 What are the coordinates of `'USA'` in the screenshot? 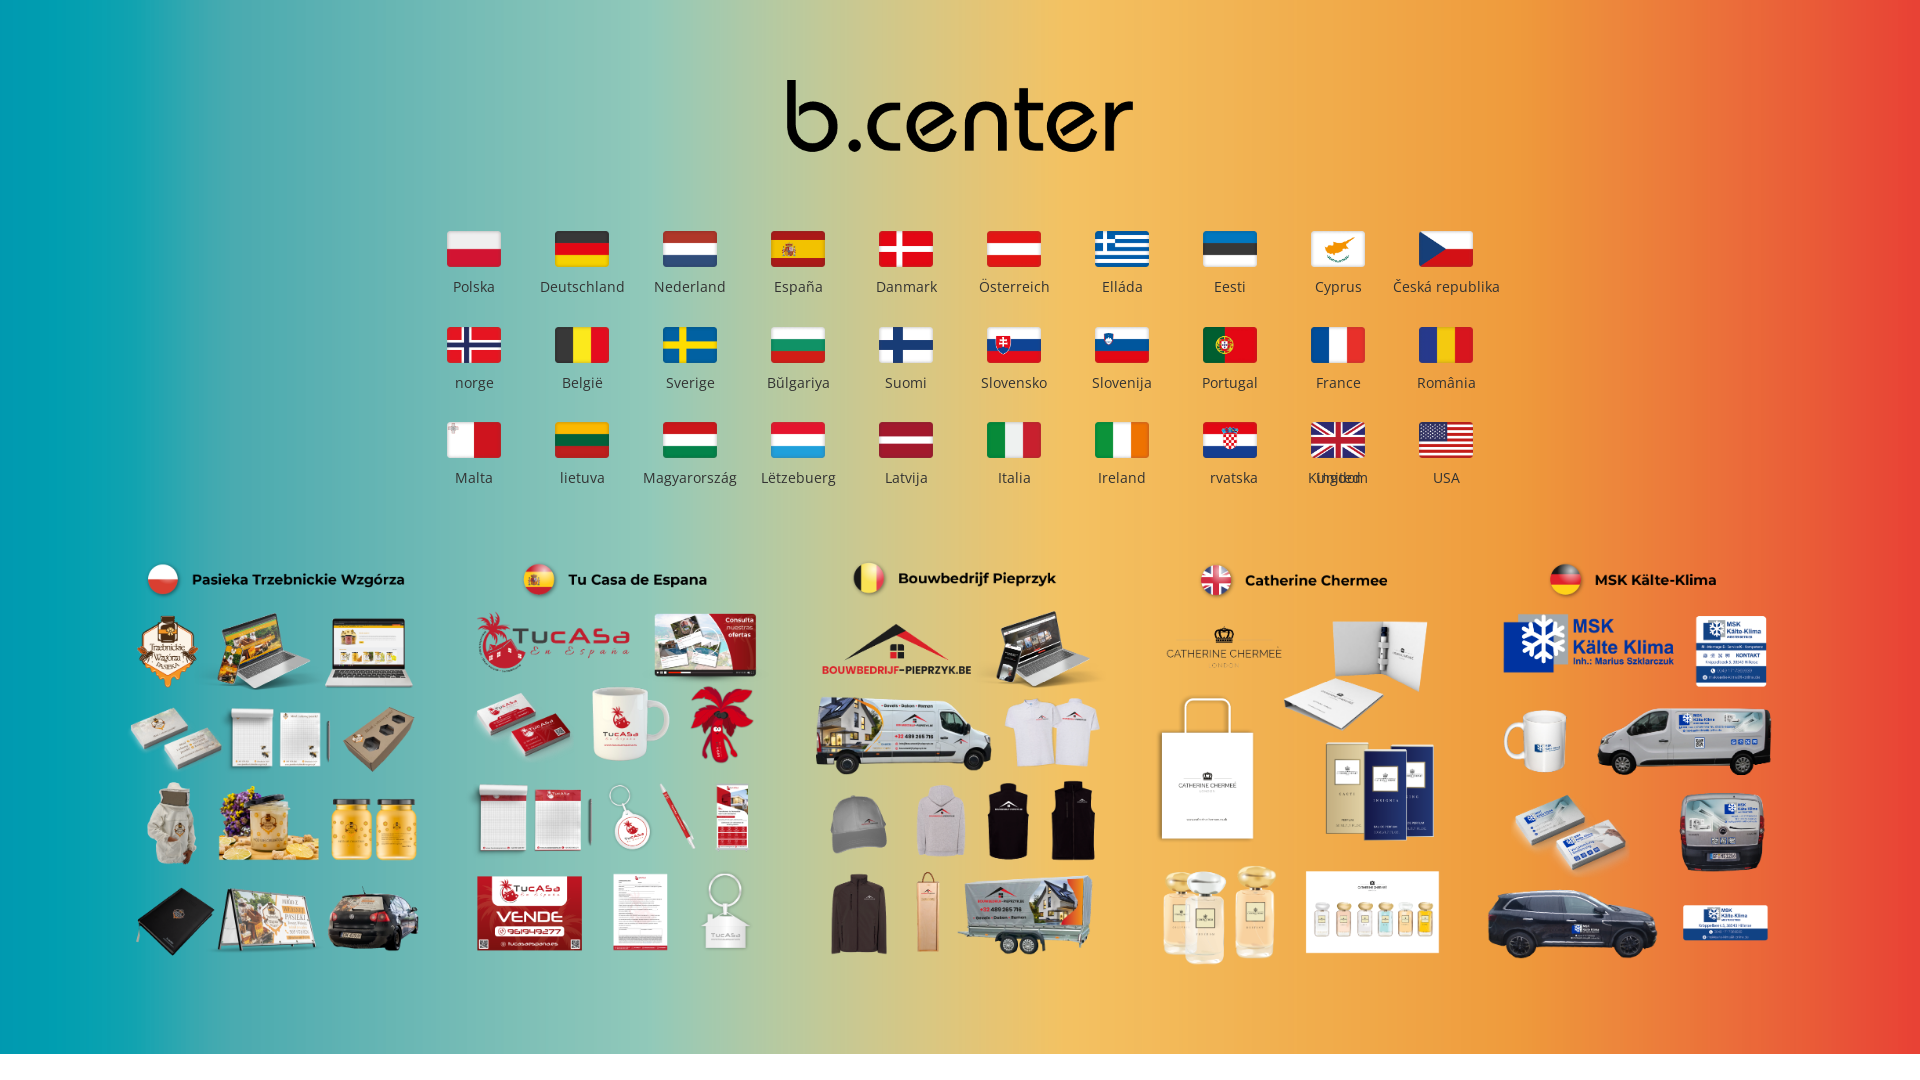 It's located at (1445, 477).